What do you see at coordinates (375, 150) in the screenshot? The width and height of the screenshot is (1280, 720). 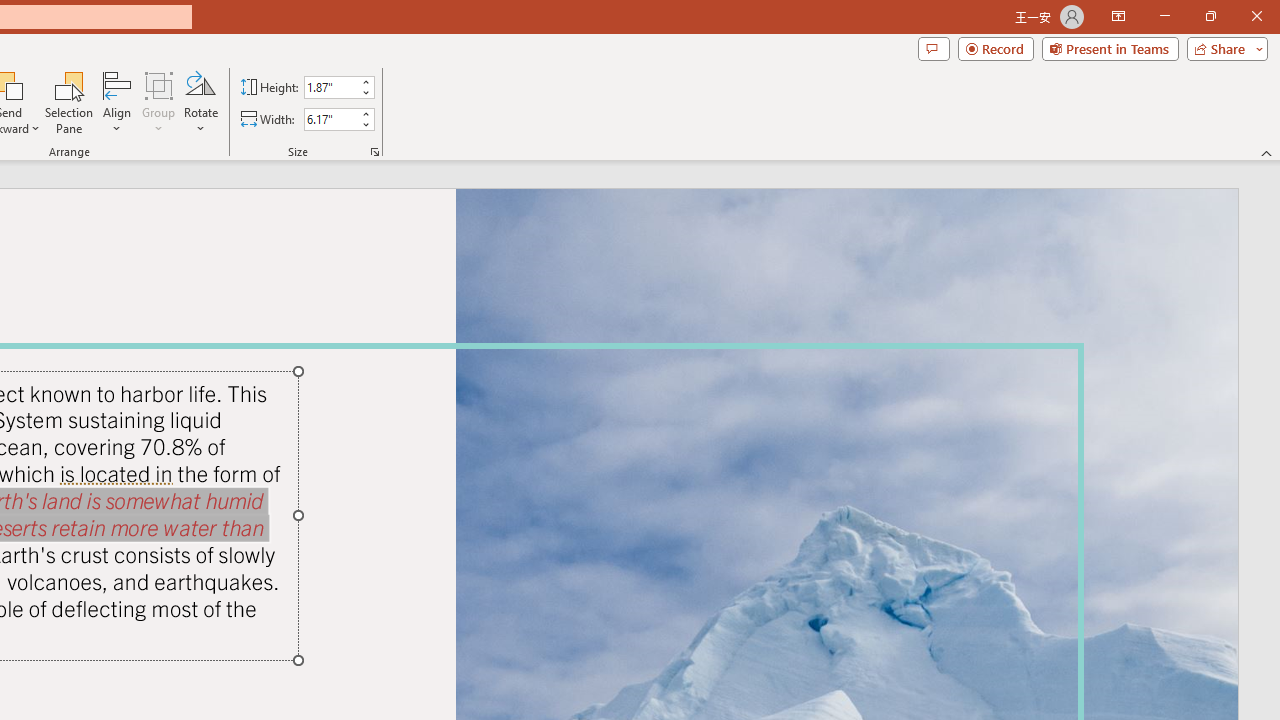 I see `'Size and Position...'` at bounding box center [375, 150].